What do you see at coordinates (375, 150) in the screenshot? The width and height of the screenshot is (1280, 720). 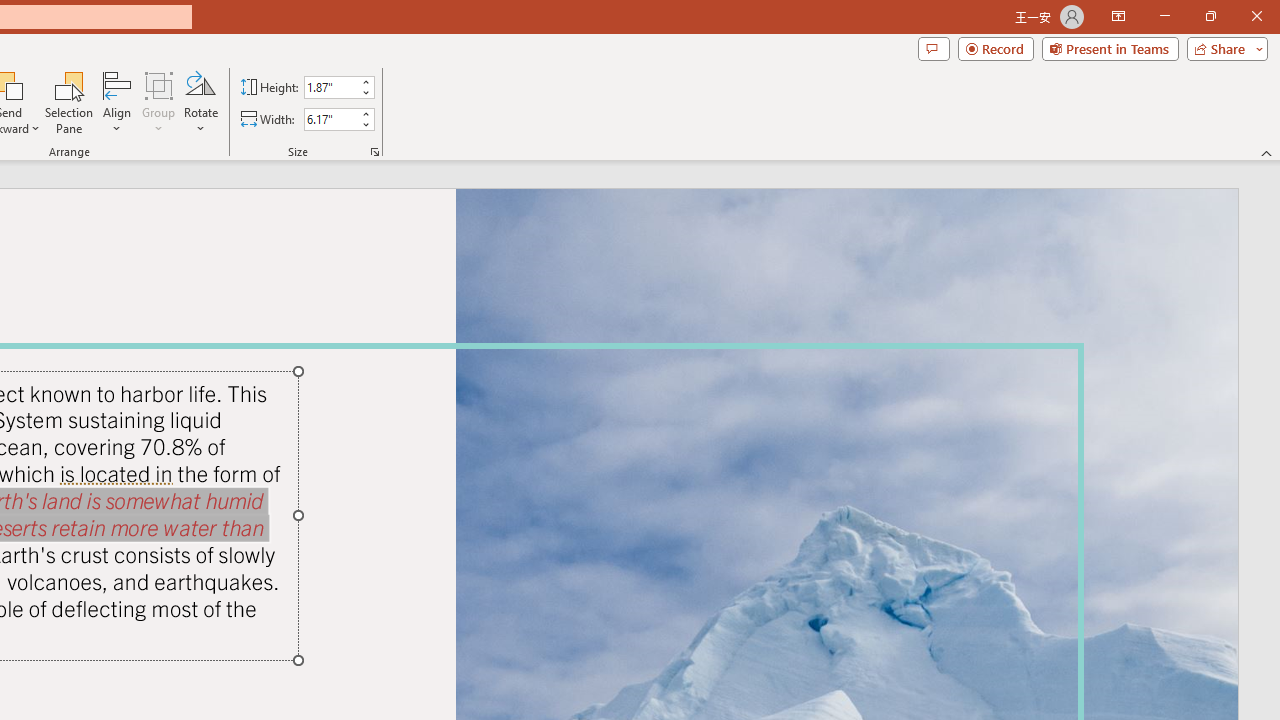 I see `'Size and Position...'` at bounding box center [375, 150].